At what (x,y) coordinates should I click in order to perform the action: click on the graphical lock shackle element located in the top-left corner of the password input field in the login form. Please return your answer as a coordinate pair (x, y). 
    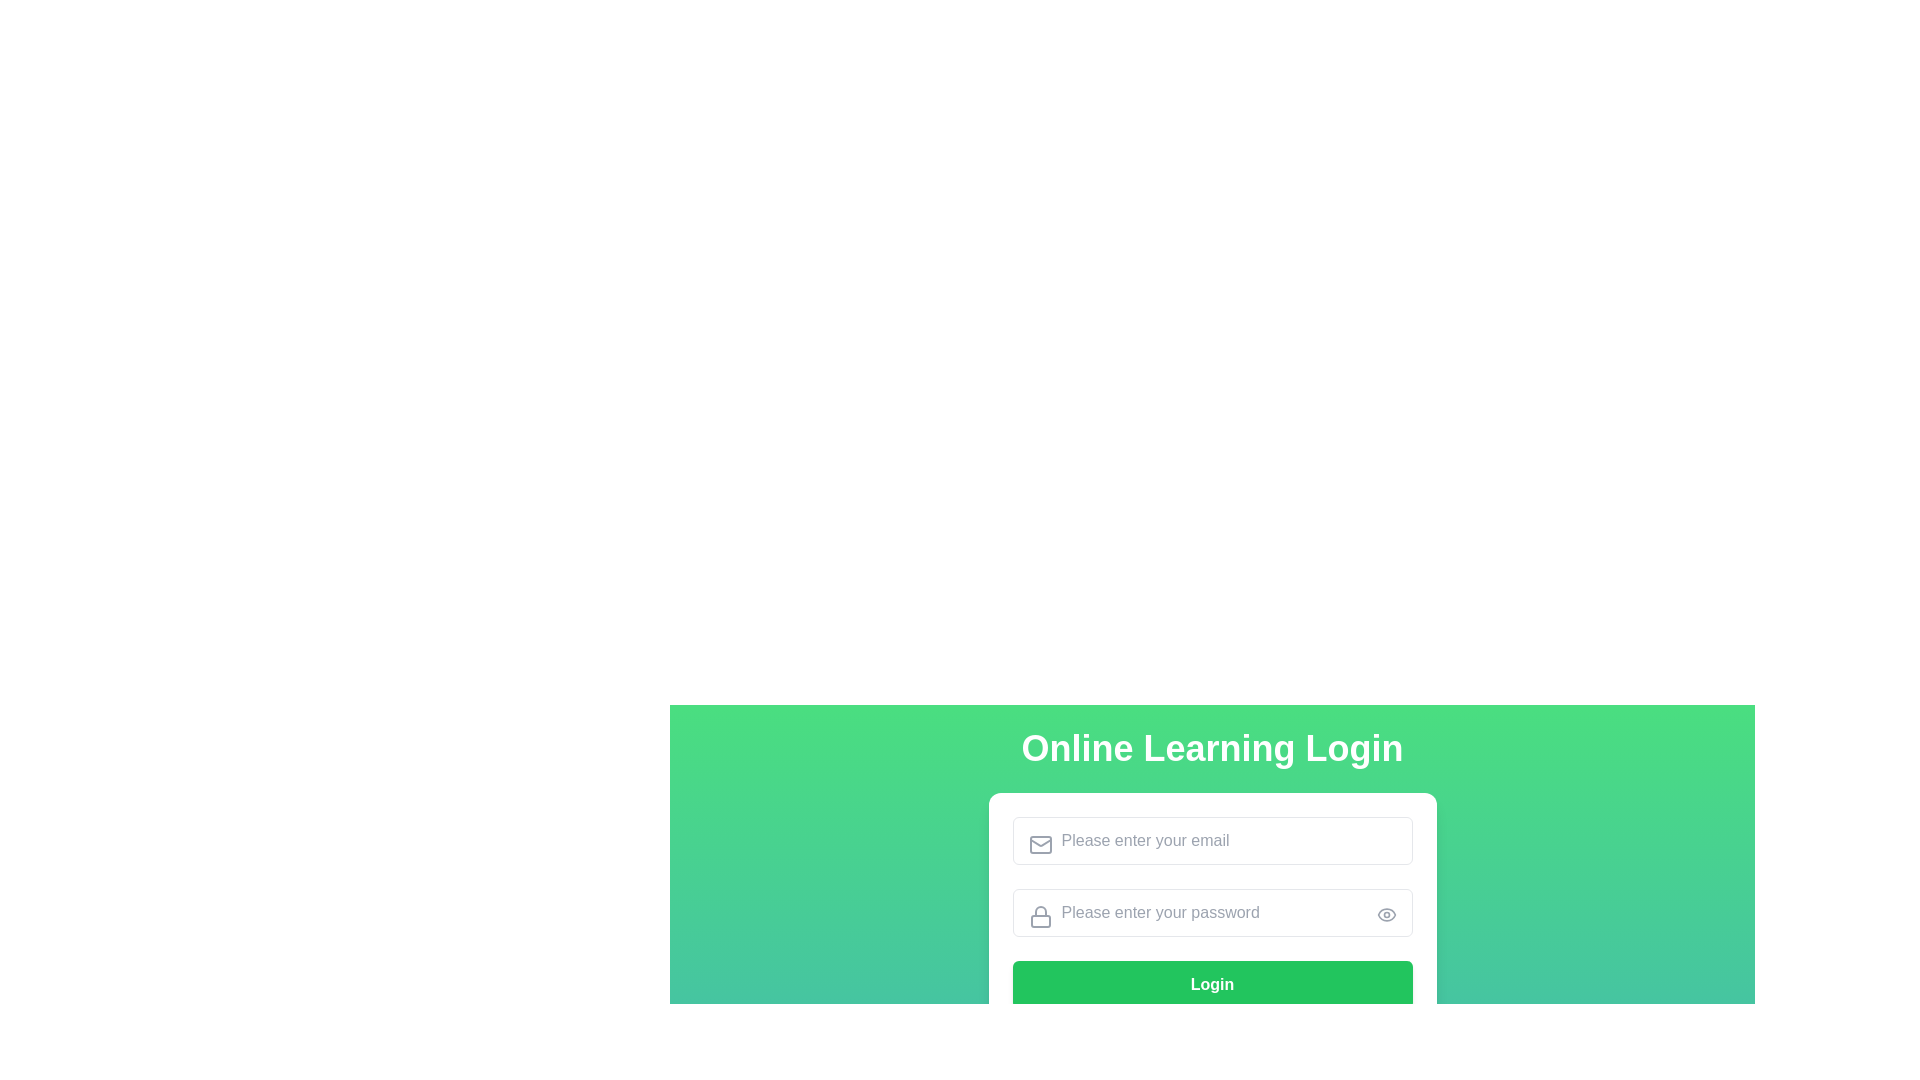
    Looking at the image, I should click on (1040, 911).